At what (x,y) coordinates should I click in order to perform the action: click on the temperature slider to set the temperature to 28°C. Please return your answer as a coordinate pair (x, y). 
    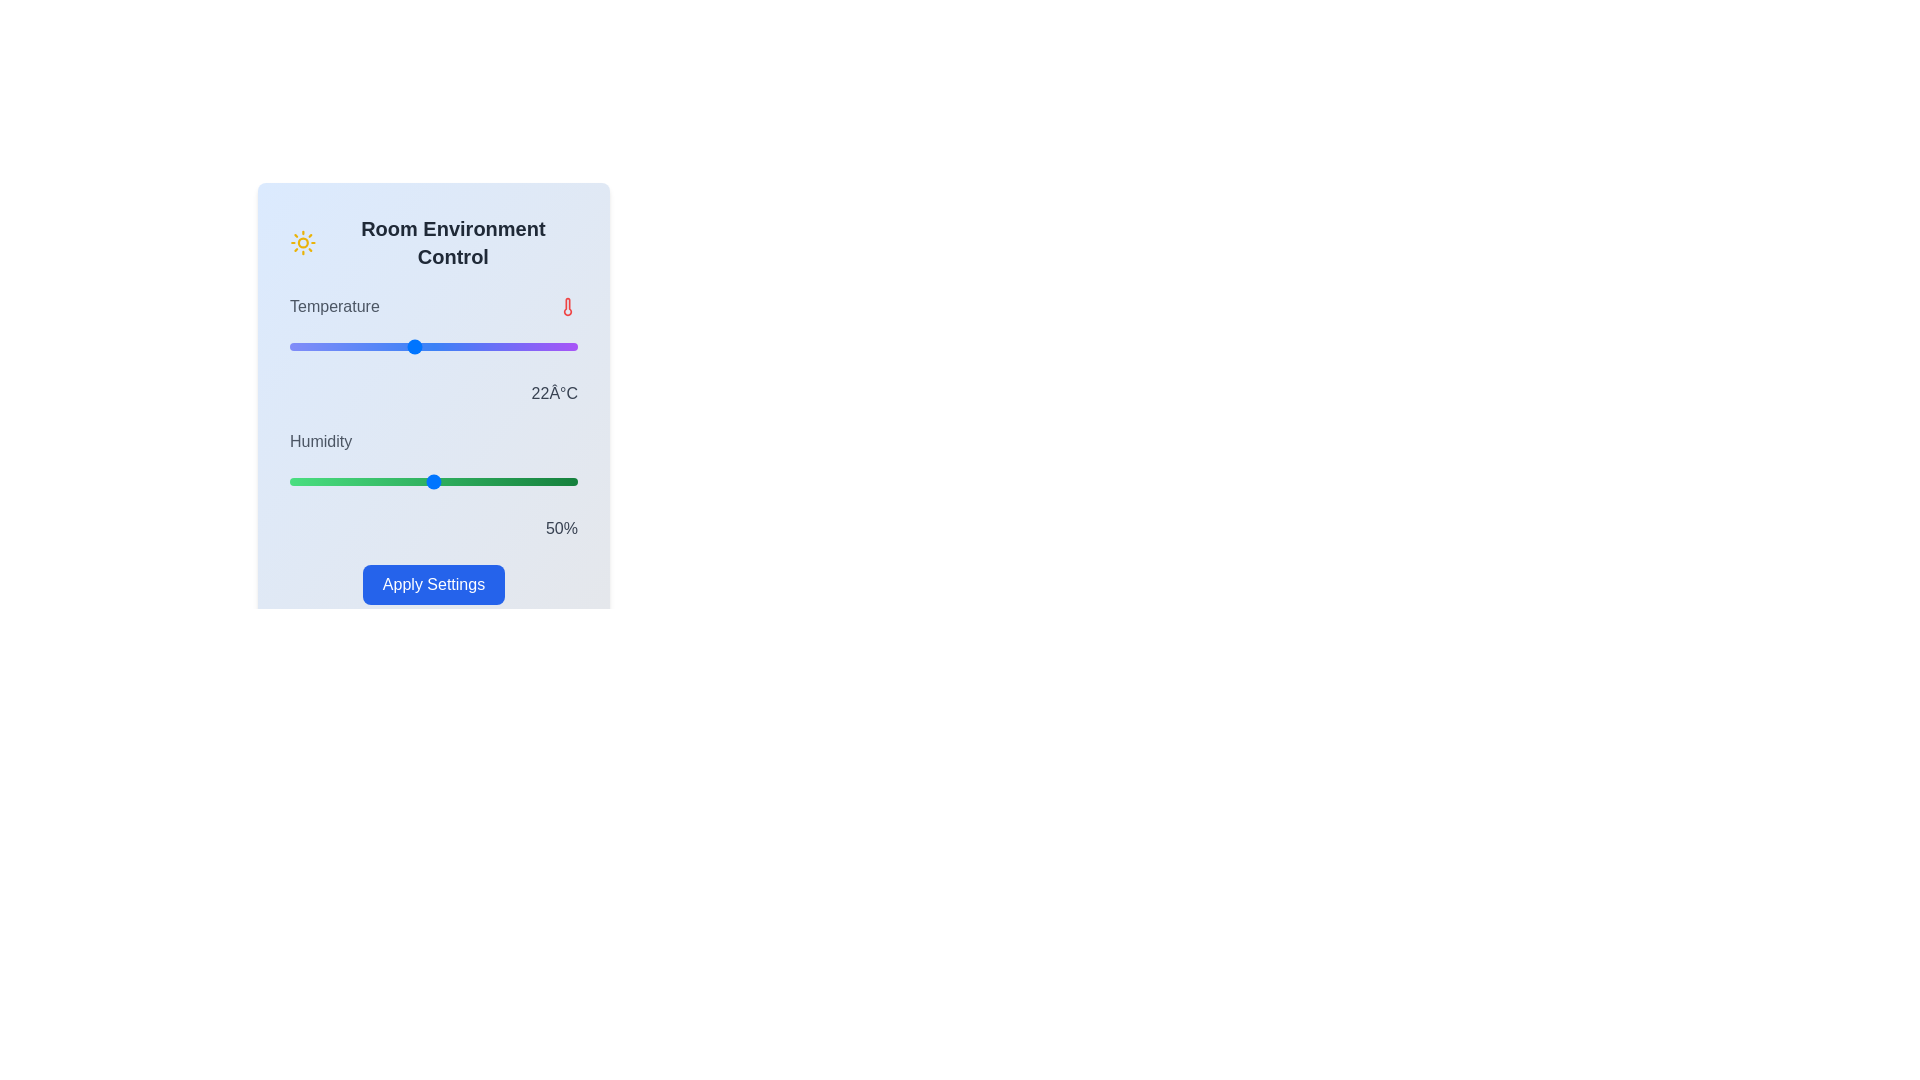
    Looking at the image, I should click on (536, 346).